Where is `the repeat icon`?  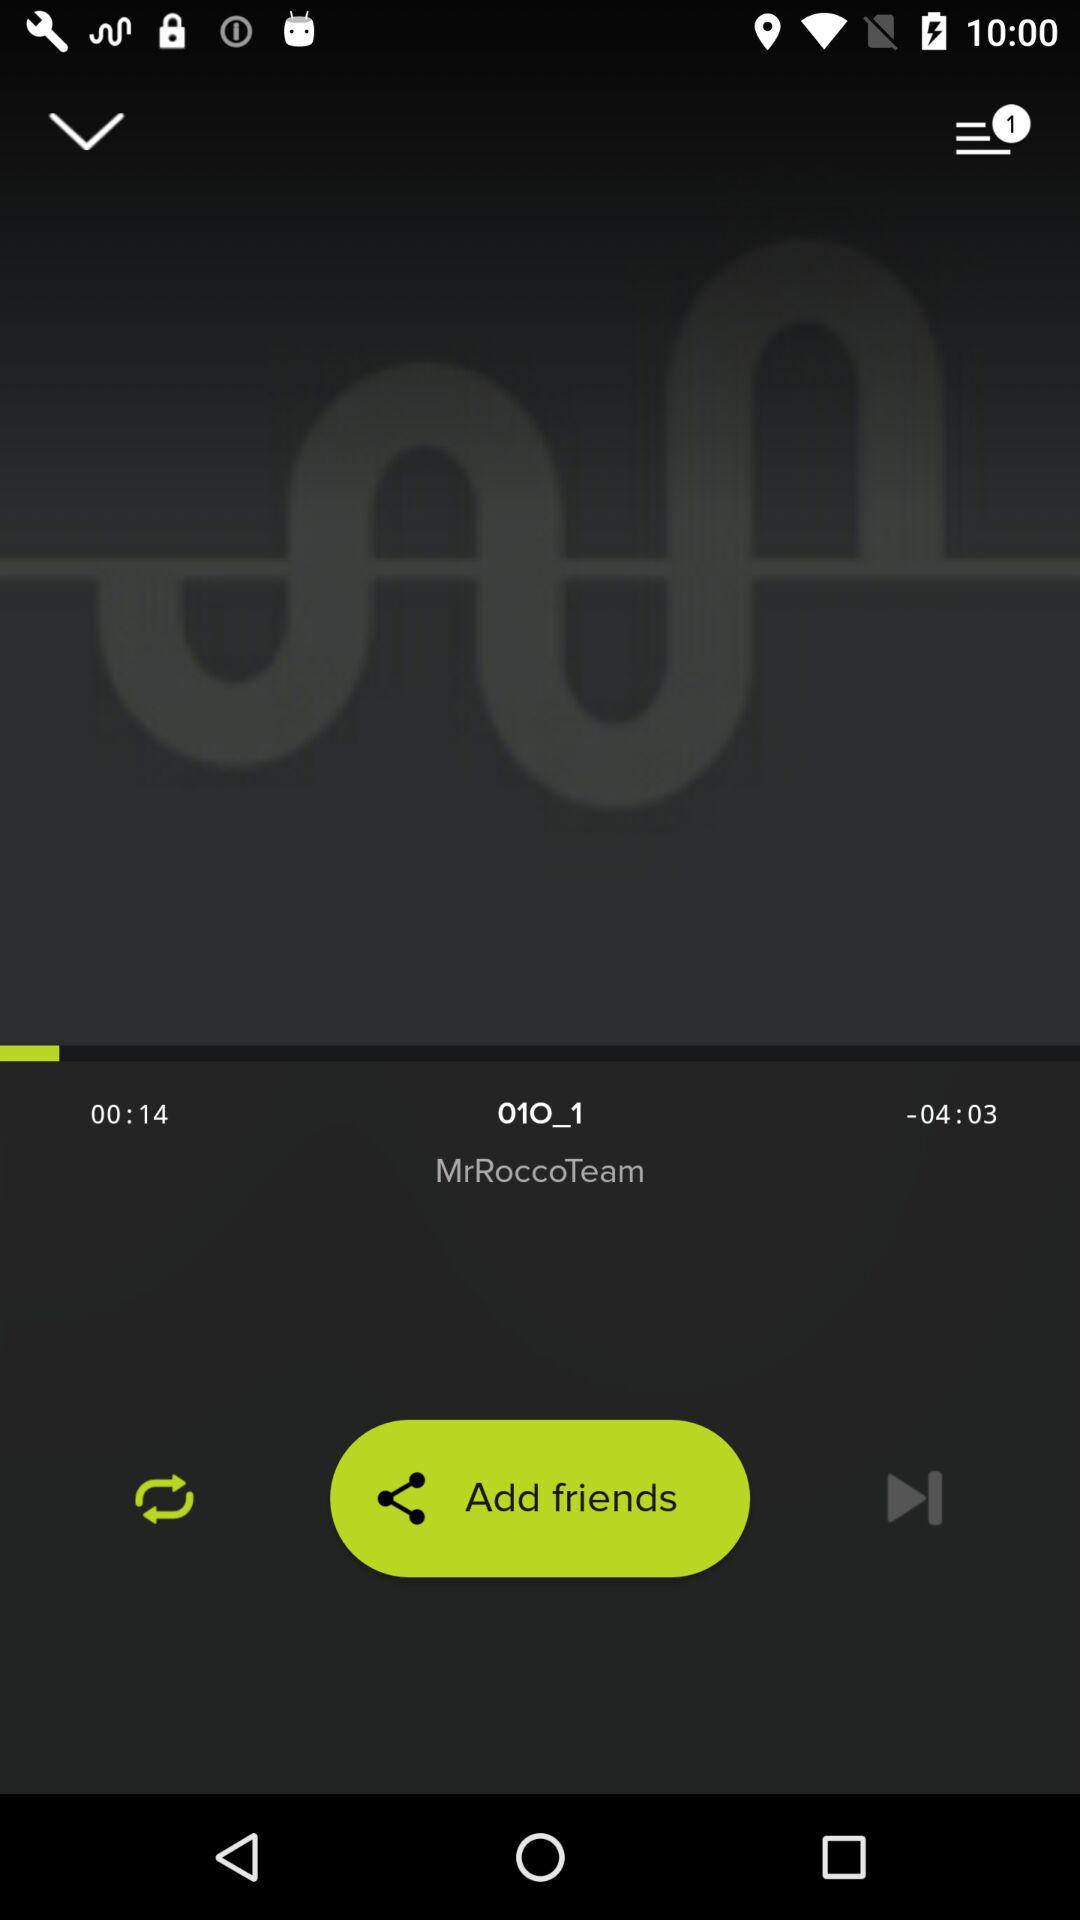
the repeat icon is located at coordinates (164, 1498).